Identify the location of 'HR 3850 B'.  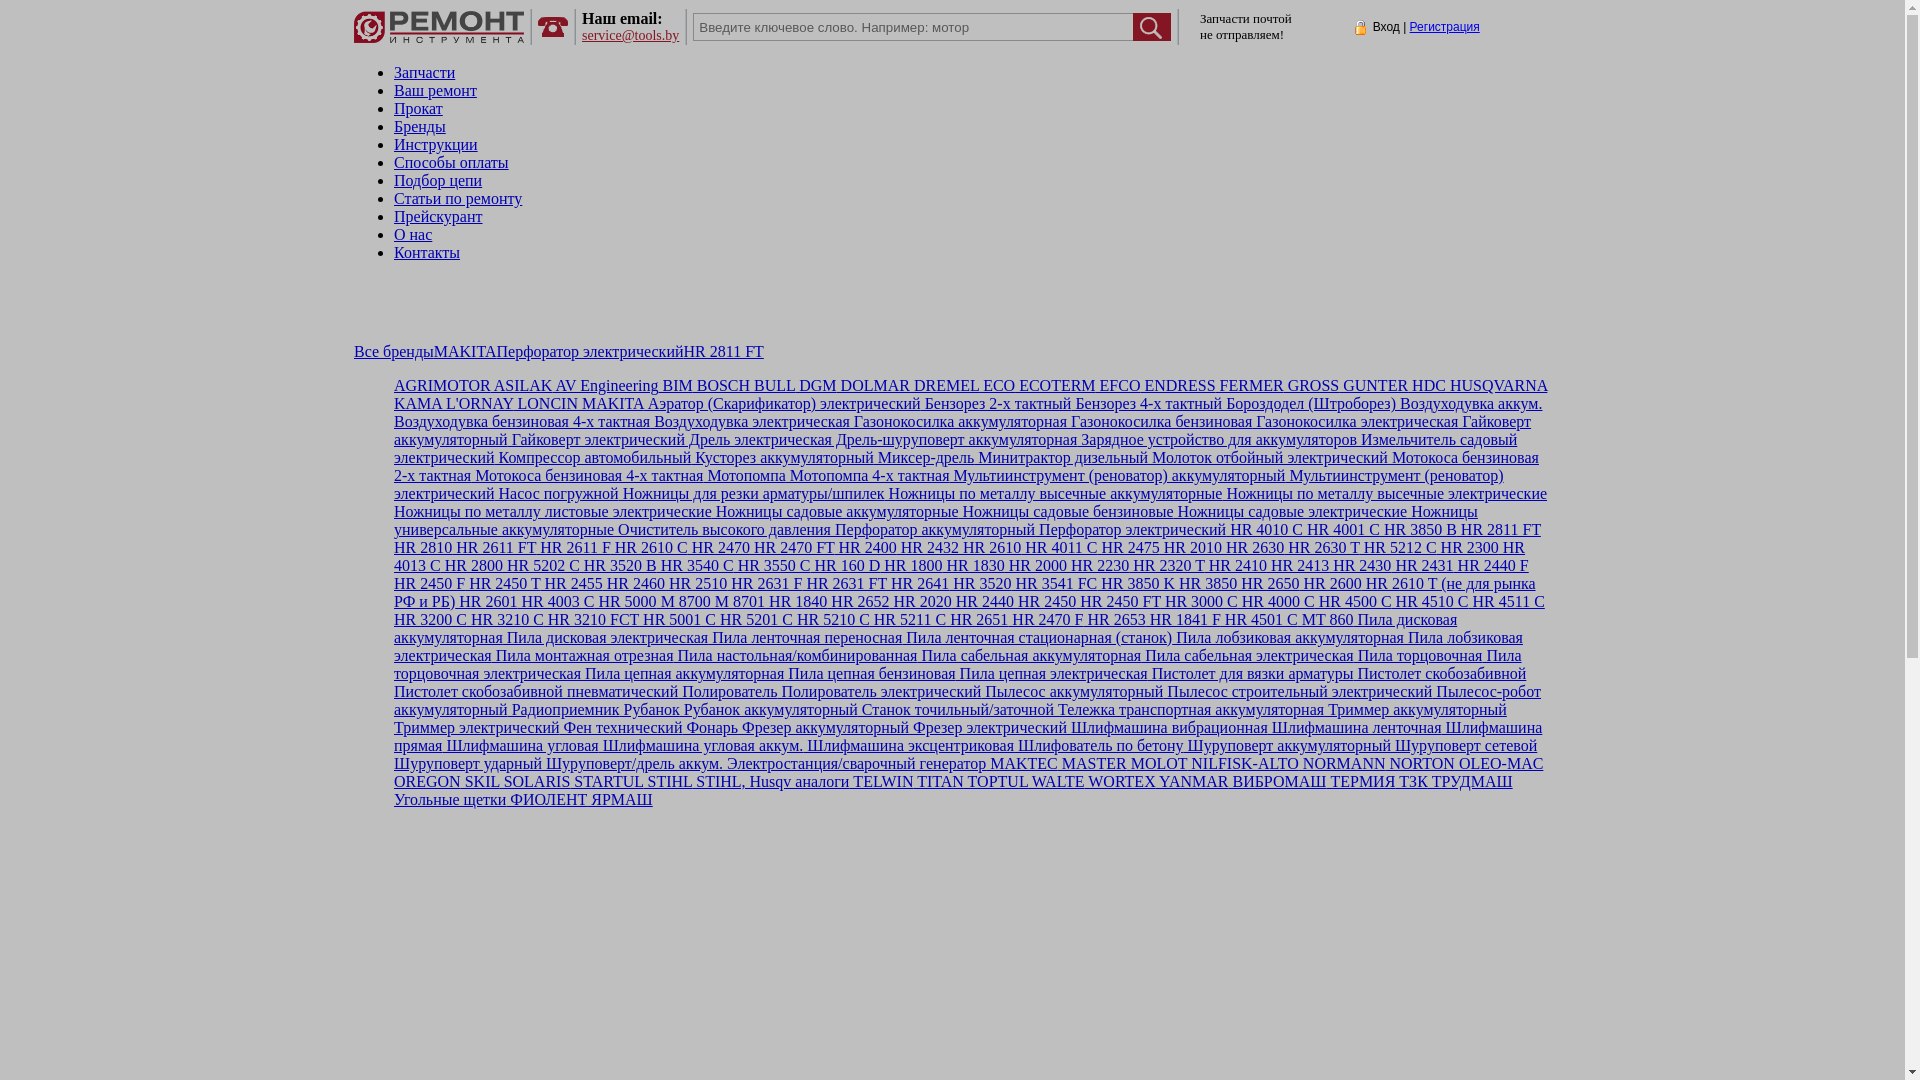
(1379, 528).